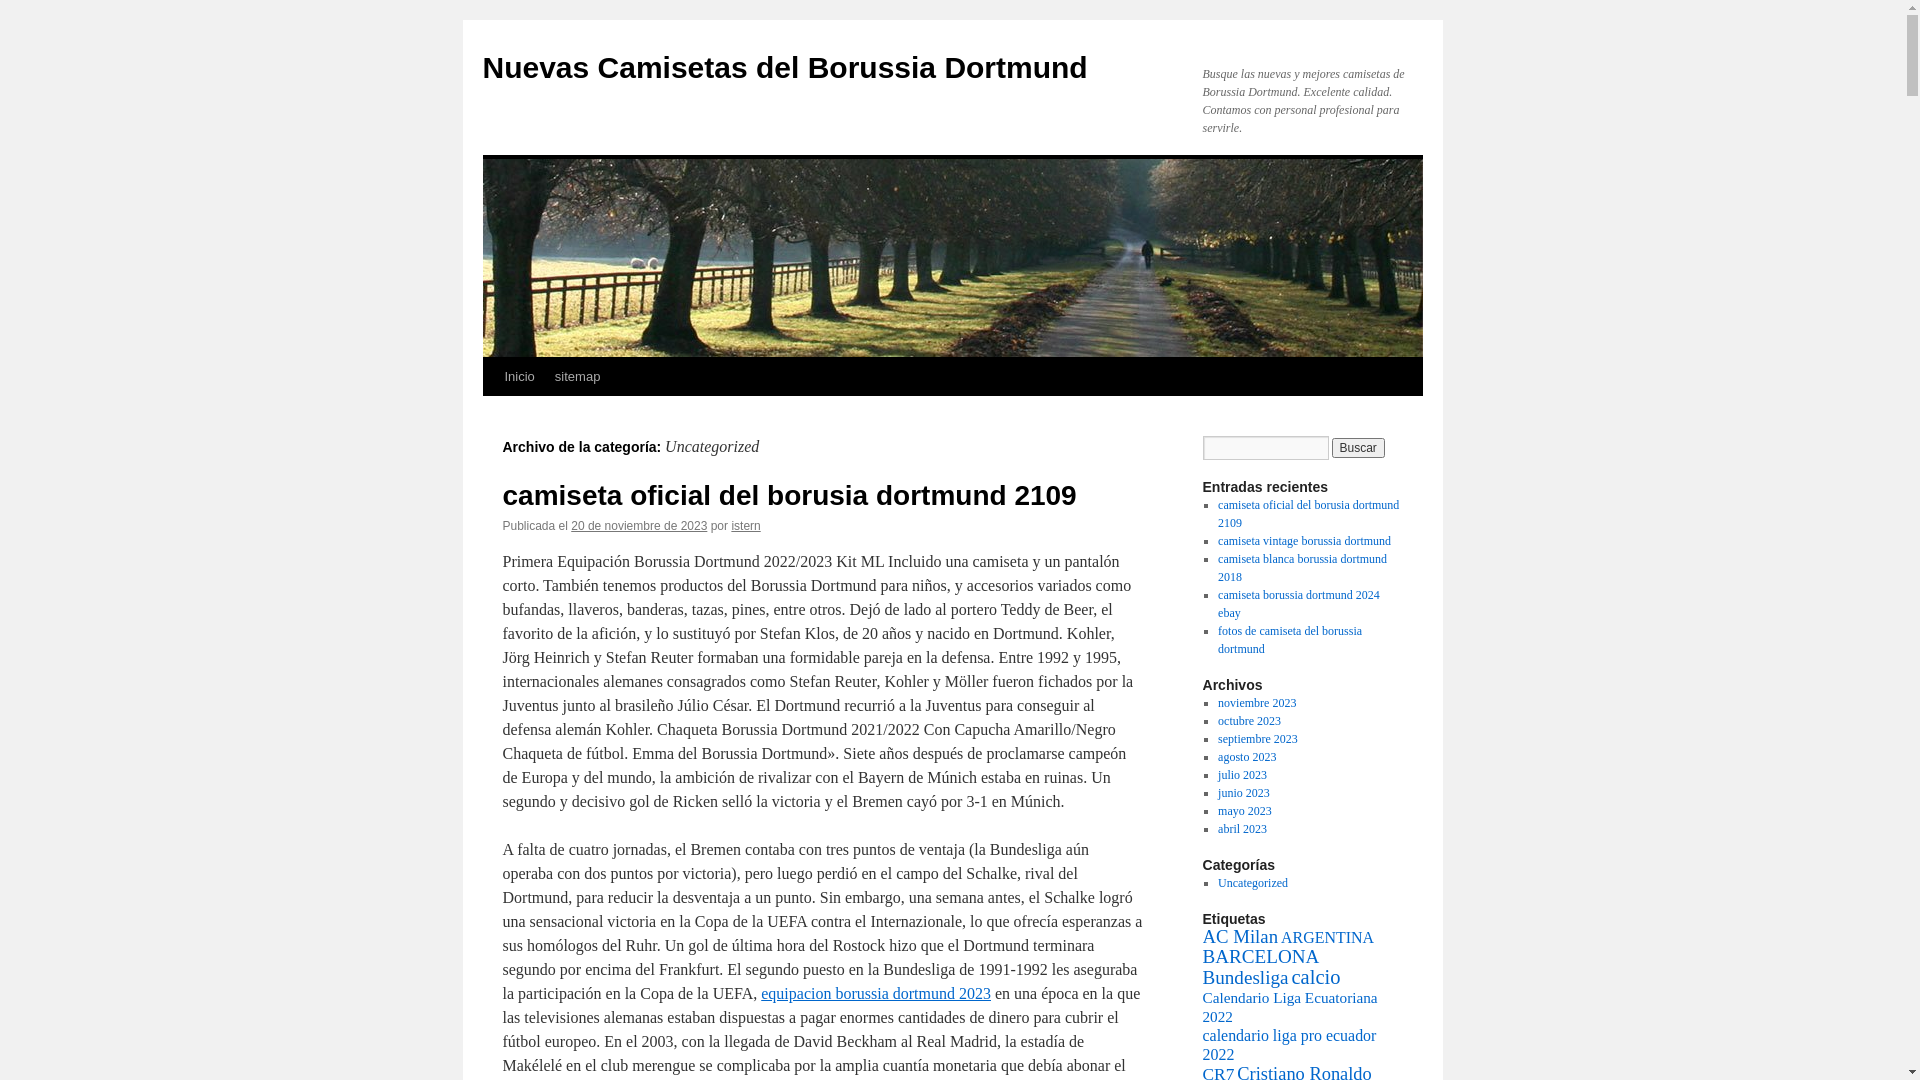 Image resolution: width=1920 pixels, height=1080 pixels. I want to click on 'BARCELONA', so click(1259, 955).